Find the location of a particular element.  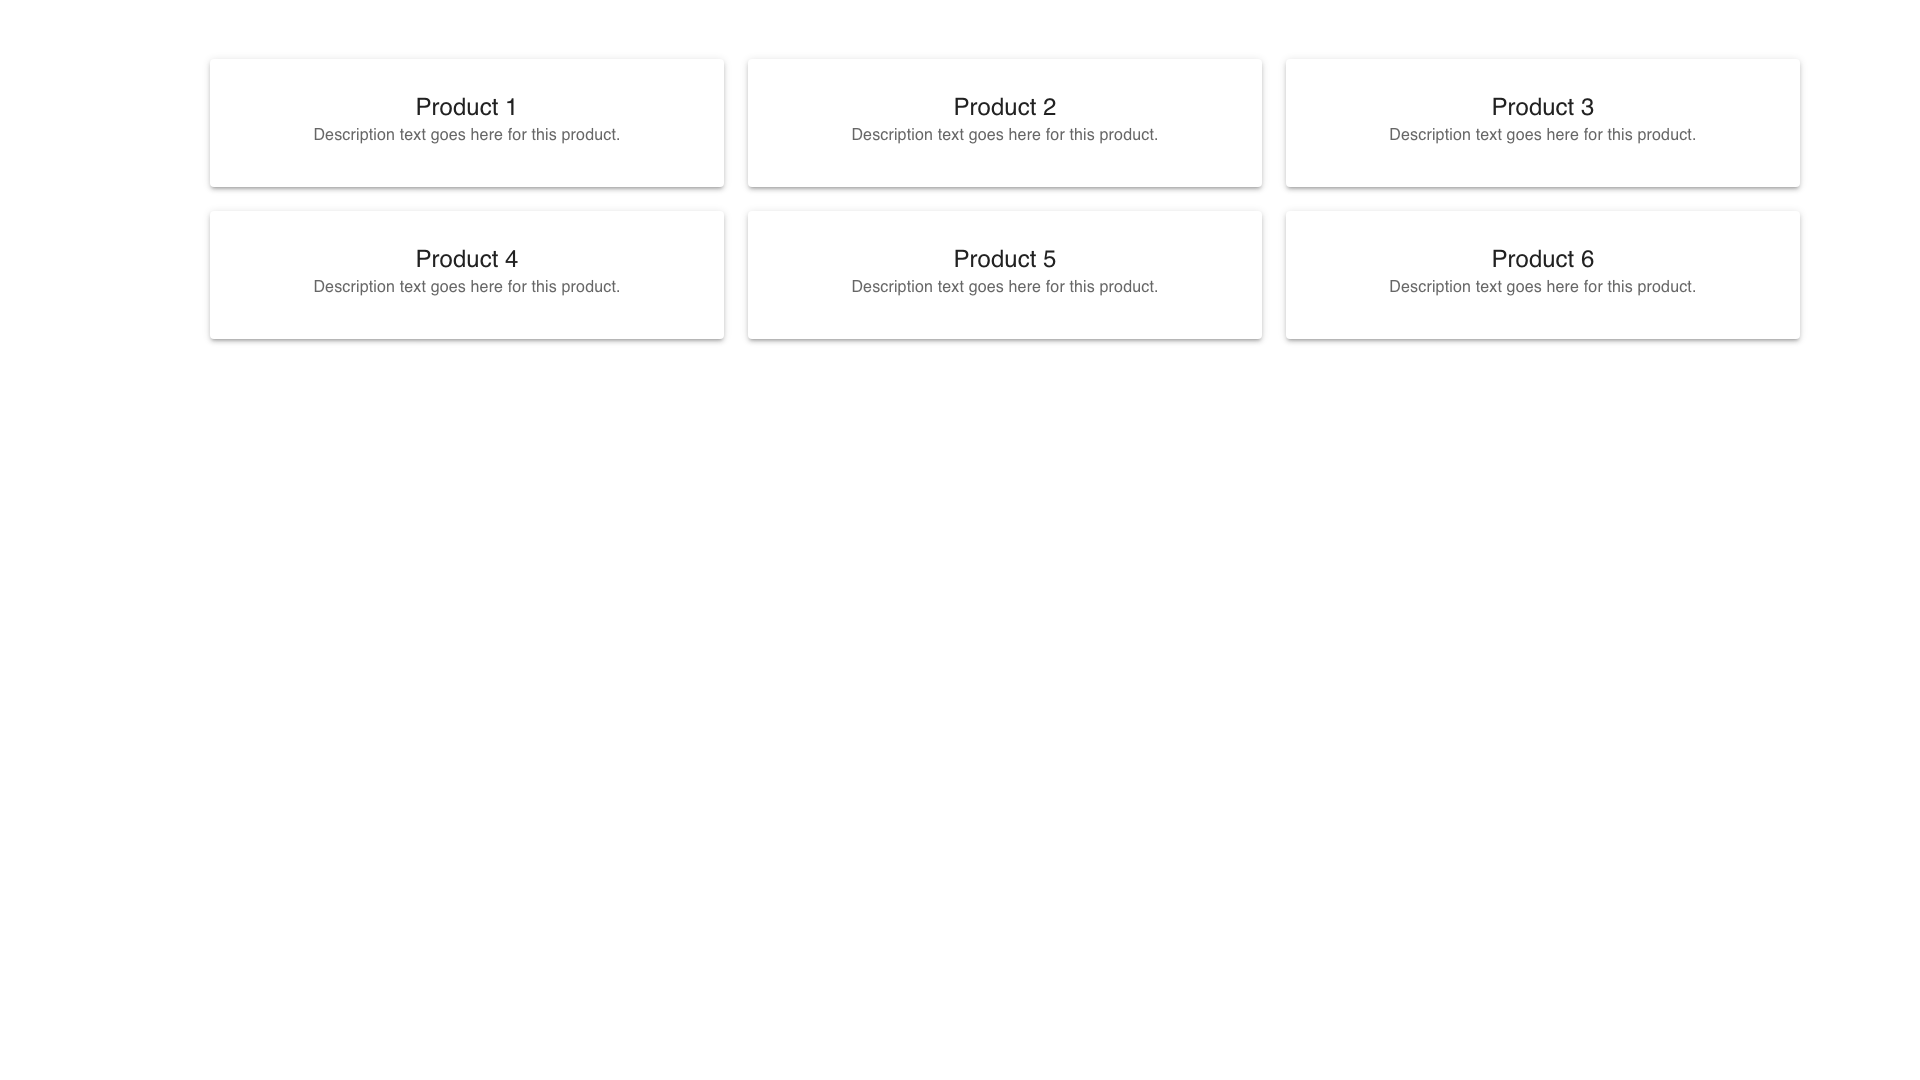

the second card in the first row of a 3-column grid layout, which presents information about 'Product 2' is located at coordinates (993, 111).